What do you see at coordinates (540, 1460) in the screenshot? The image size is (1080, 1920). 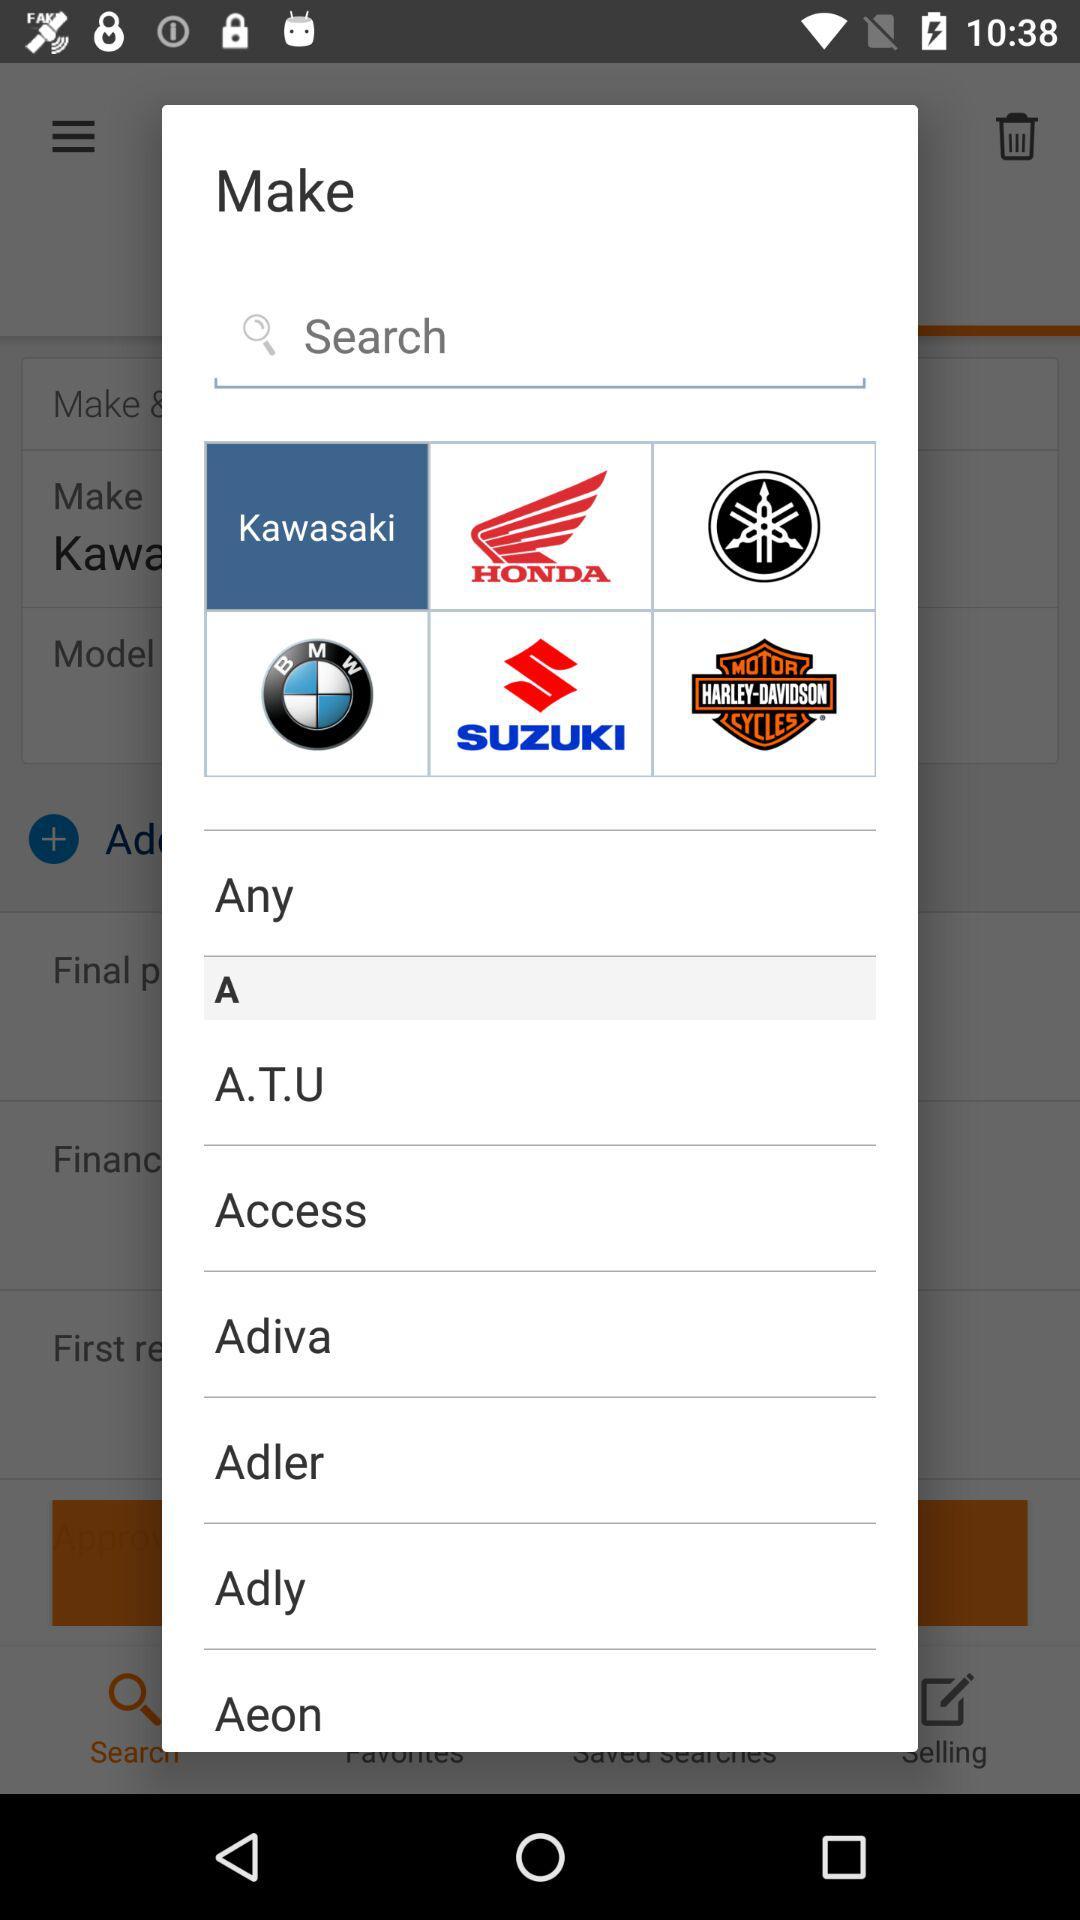 I see `the adler icon` at bounding box center [540, 1460].